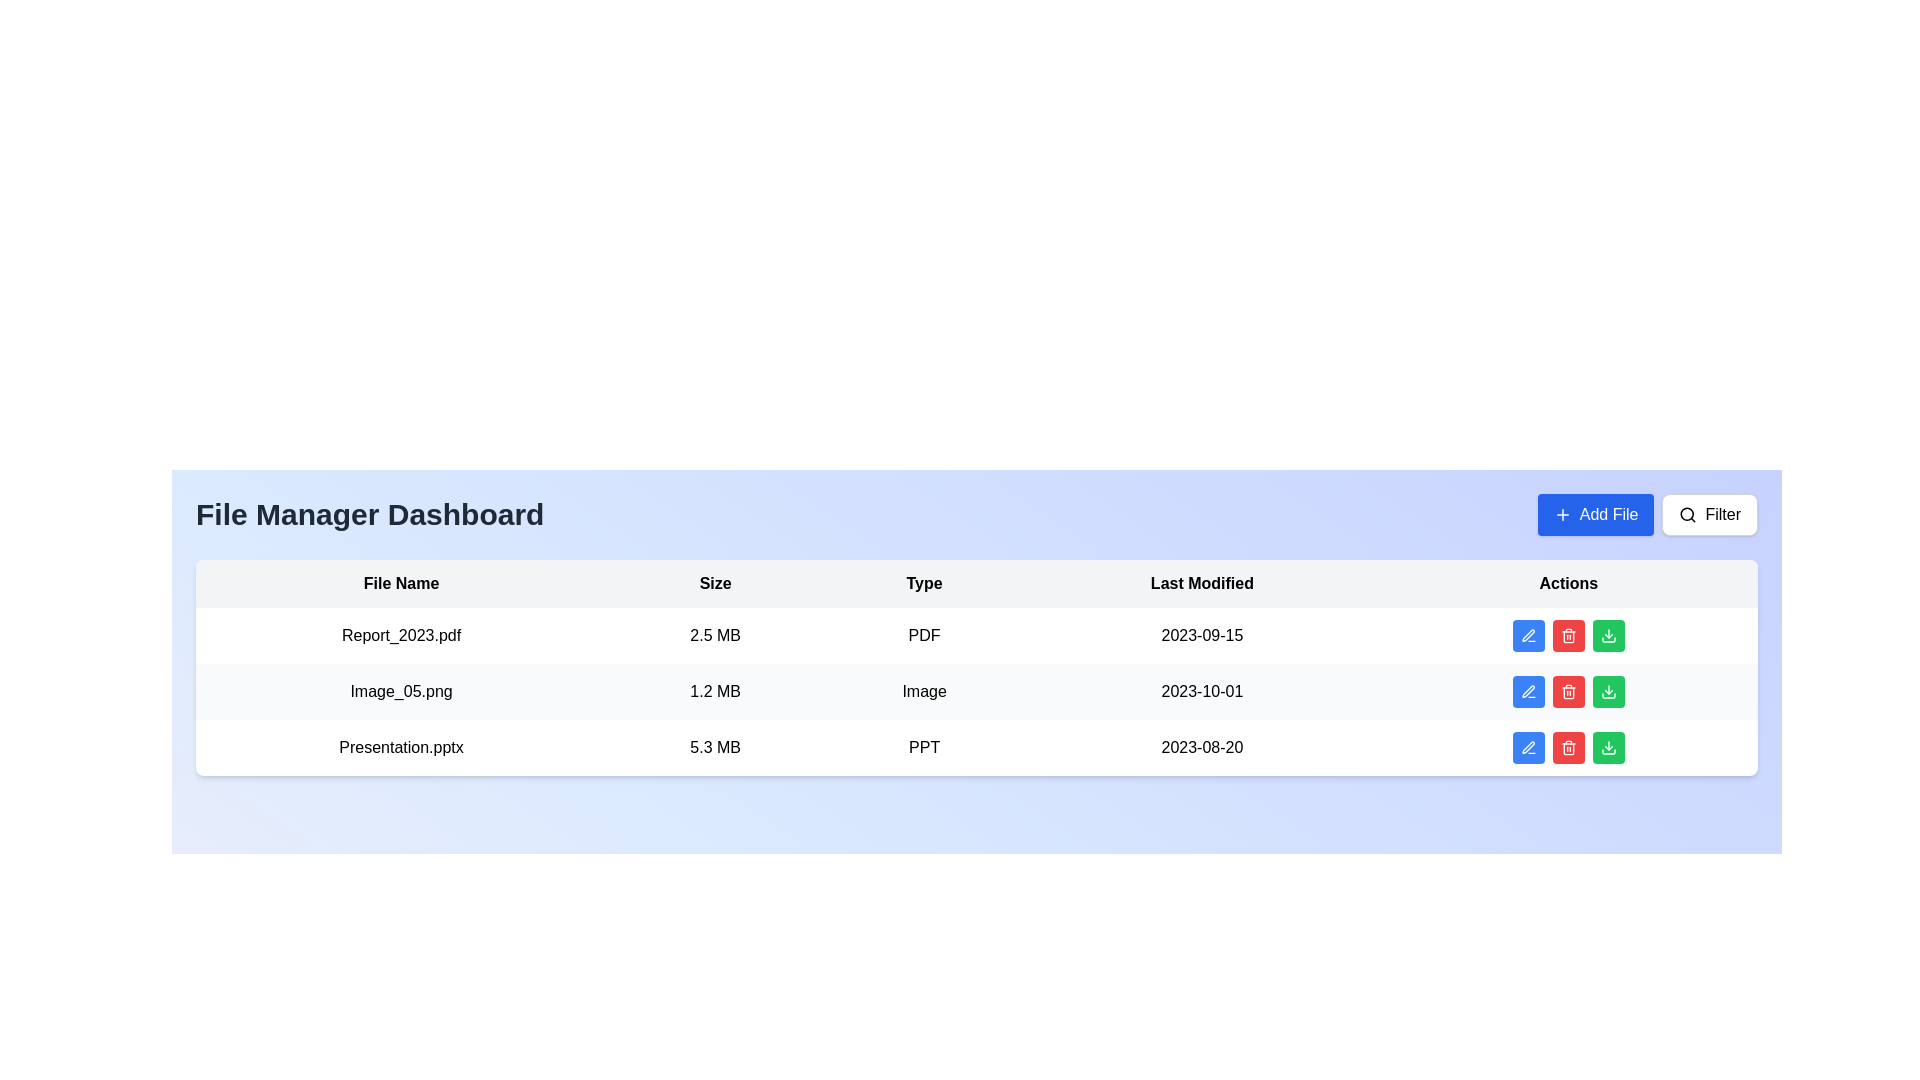  What do you see at coordinates (923, 583) in the screenshot?
I see `the 'Type' column header within the table` at bounding box center [923, 583].